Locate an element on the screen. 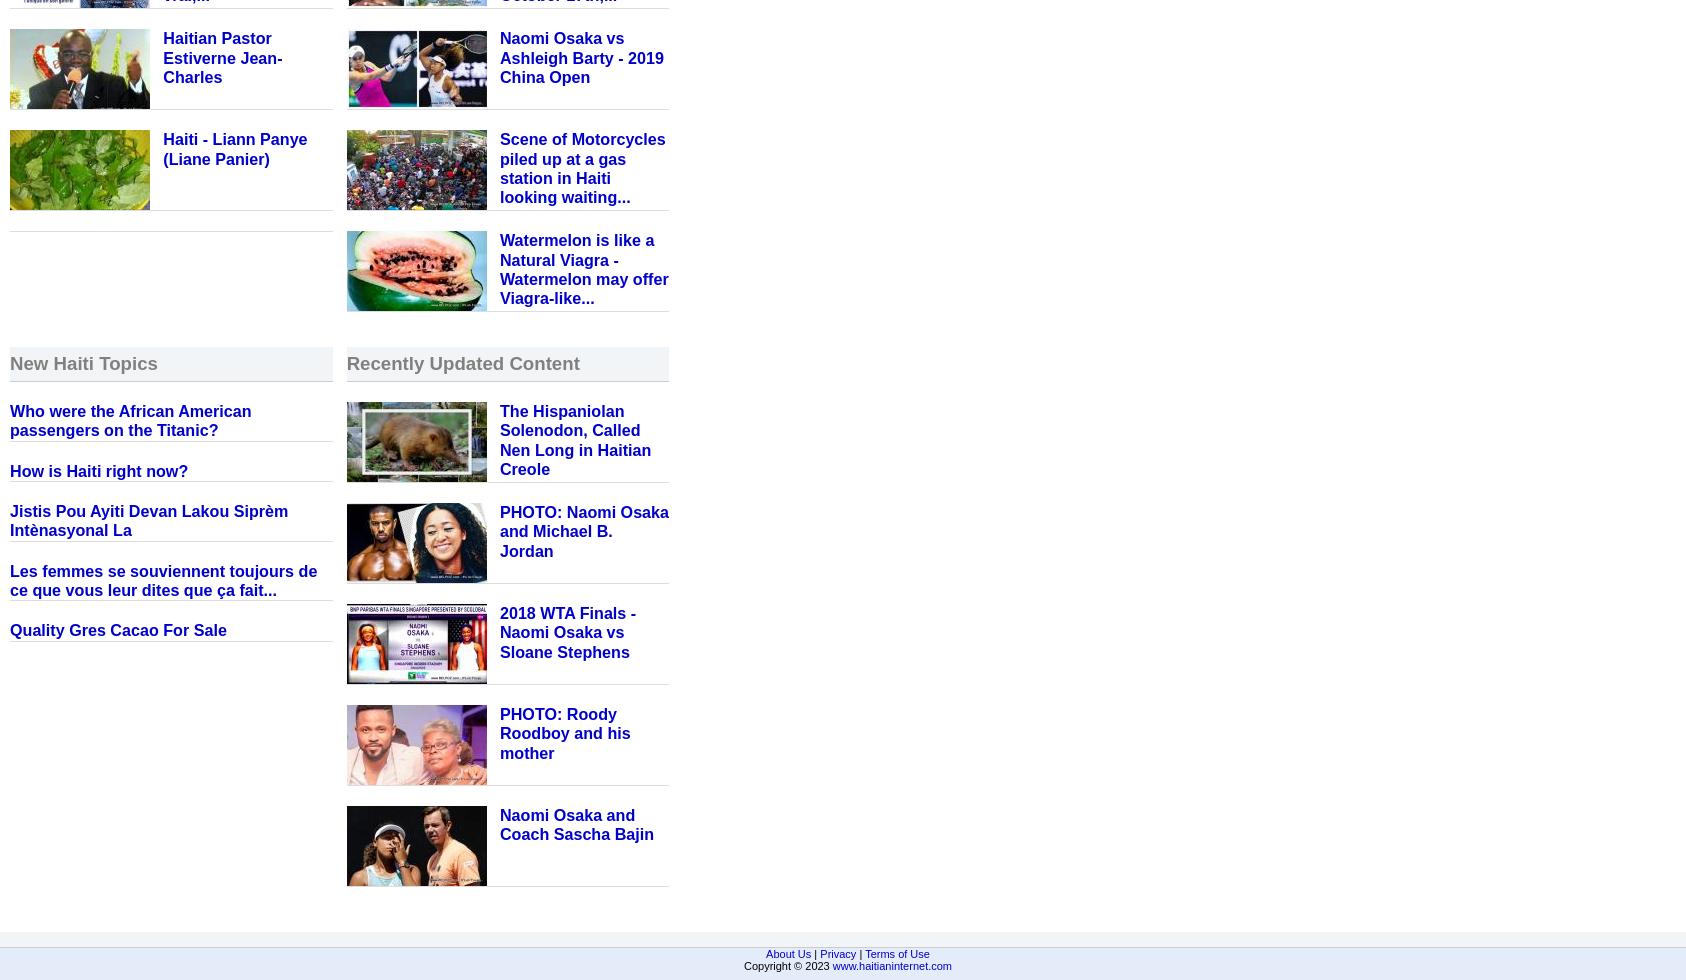 This screenshot has height=980, width=1686. 'Copyright © 2023' is located at coordinates (787, 965).